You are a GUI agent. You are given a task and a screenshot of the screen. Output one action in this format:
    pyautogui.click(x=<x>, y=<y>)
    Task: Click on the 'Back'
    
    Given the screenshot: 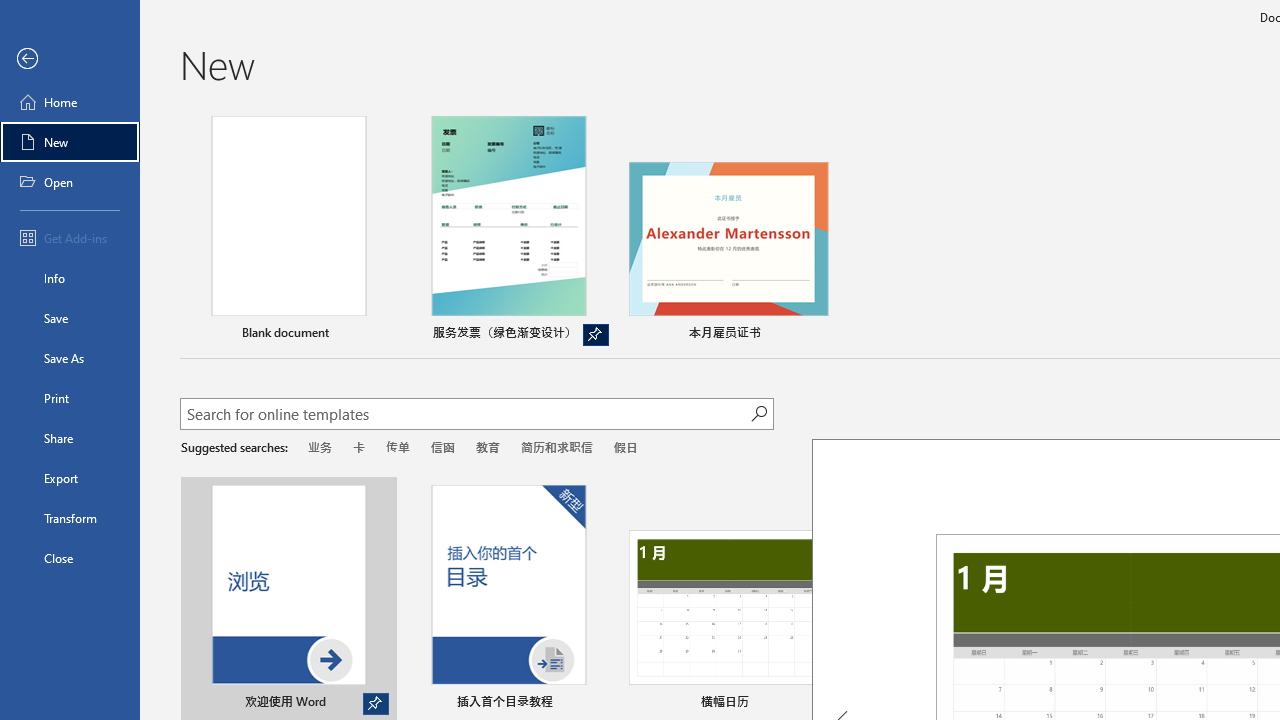 What is the action you would take?
    pyautogui.click(x=69, y=58)
    